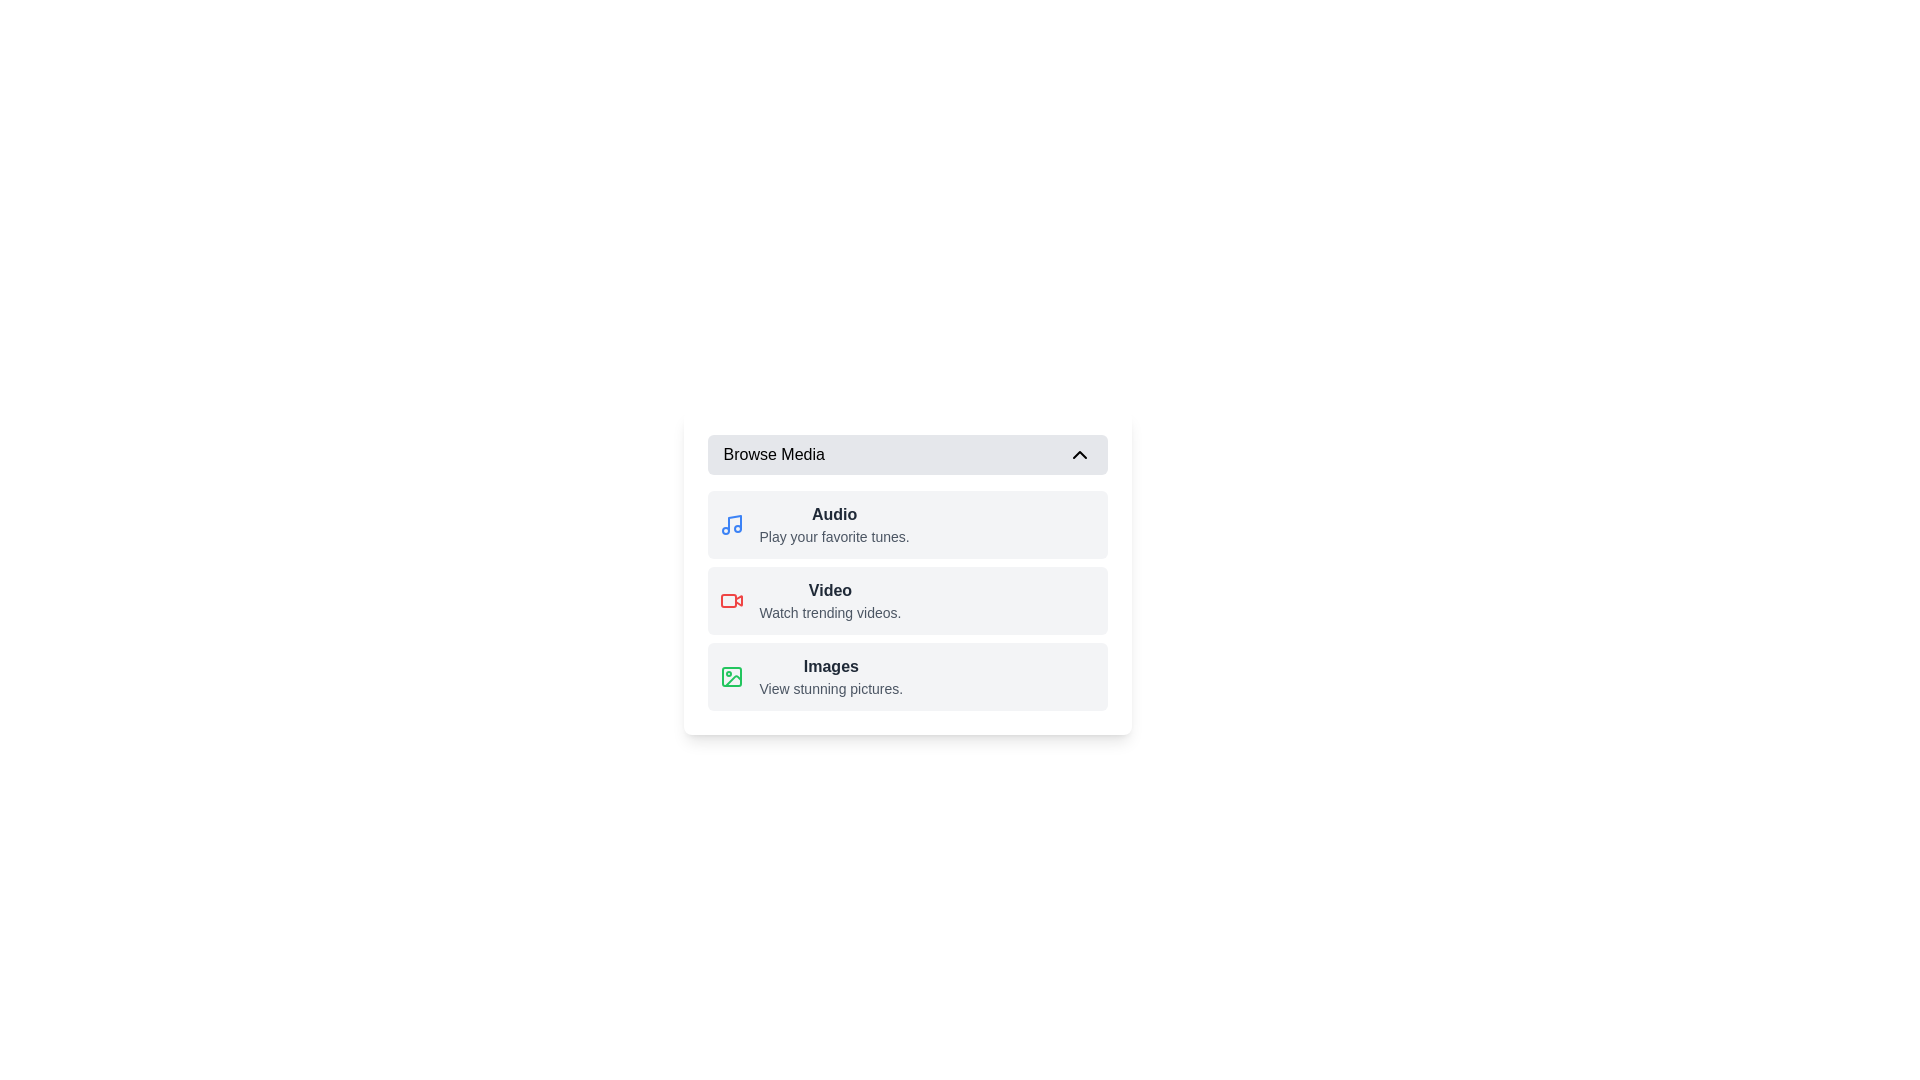 The height and width of the screenshot is (1080, 1920). Describe the element at coordinates (730, 600) in the screenshot. I see `the 'Video' icon in the 'Browse Media' section, which visually represents the function of watching videos, located between 'Audio' and 'Images'` at that location.